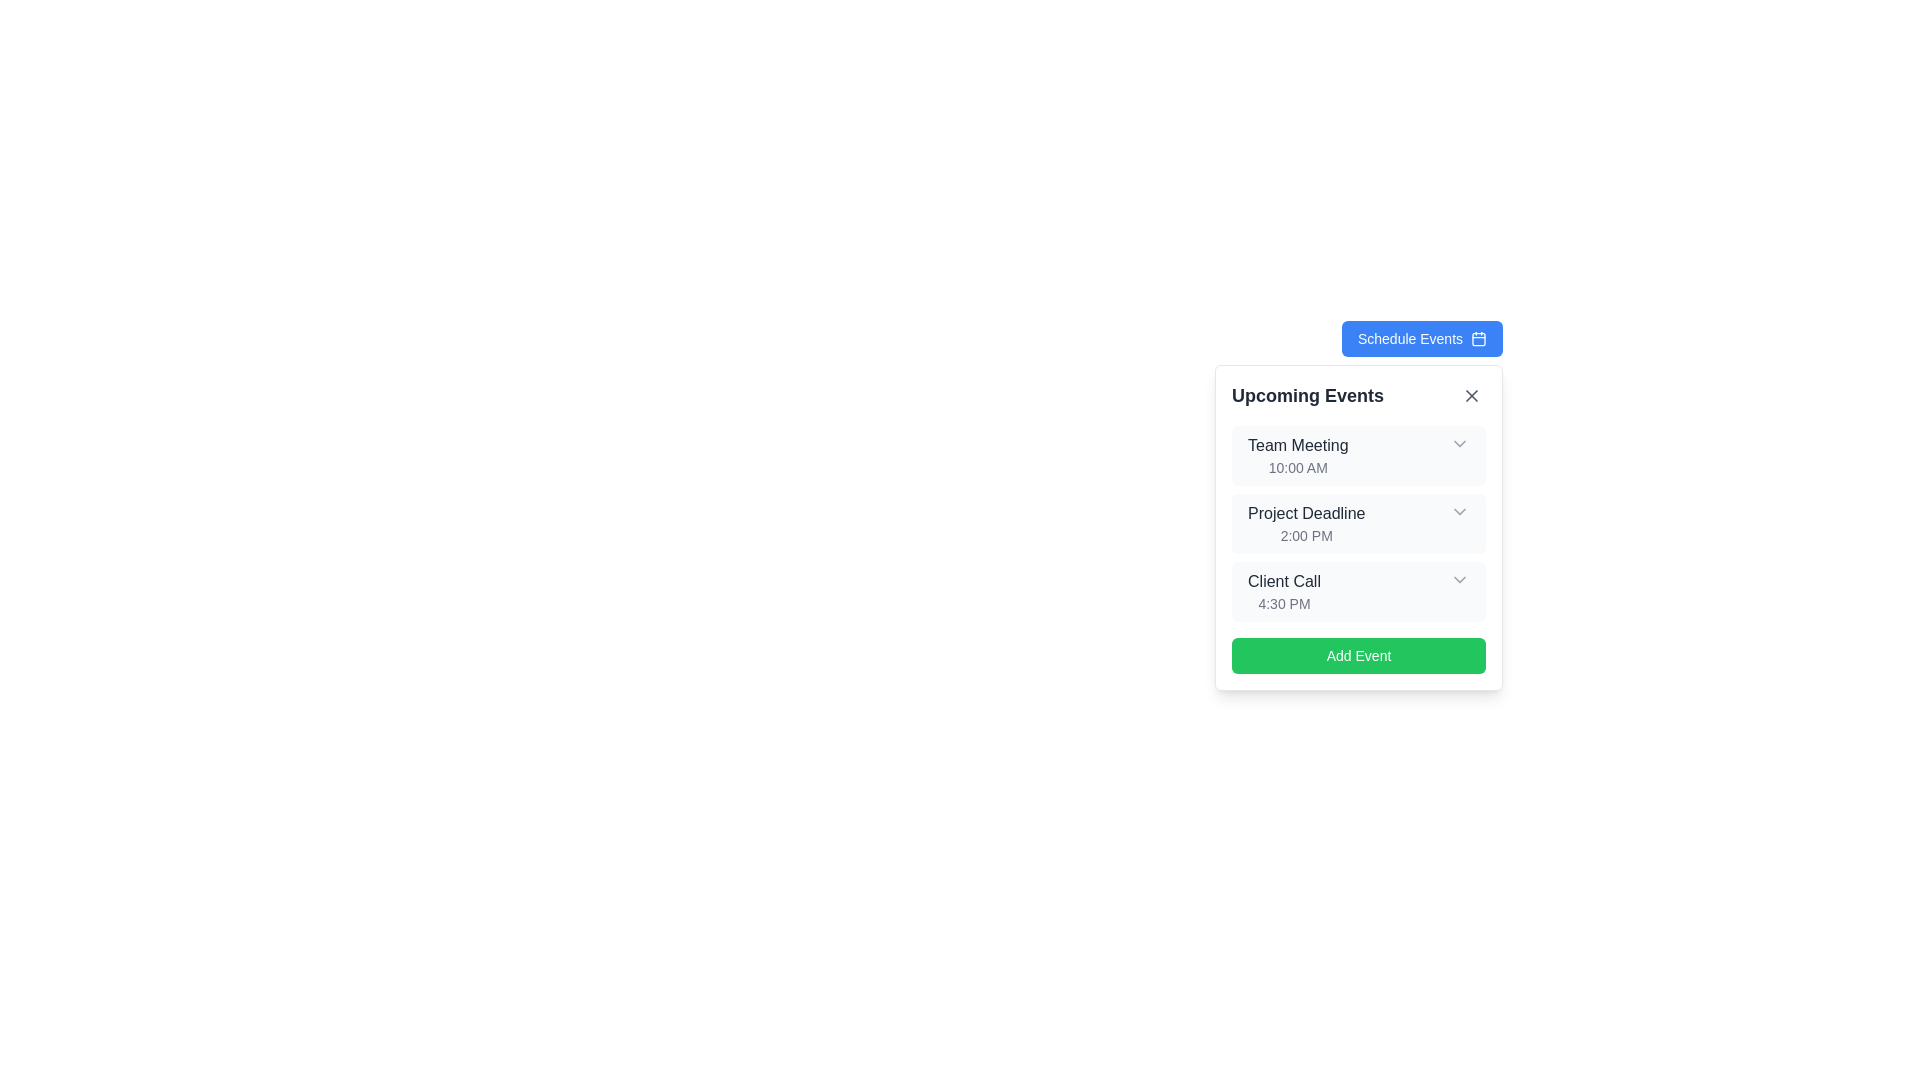 This screenshot has height=1080, width=1920. I want to click on event notification labeled 'Project Deadline' scheduled at '2:00 PM', which is the second item in the 'Upcoming Events' list, so click(1306, 523).